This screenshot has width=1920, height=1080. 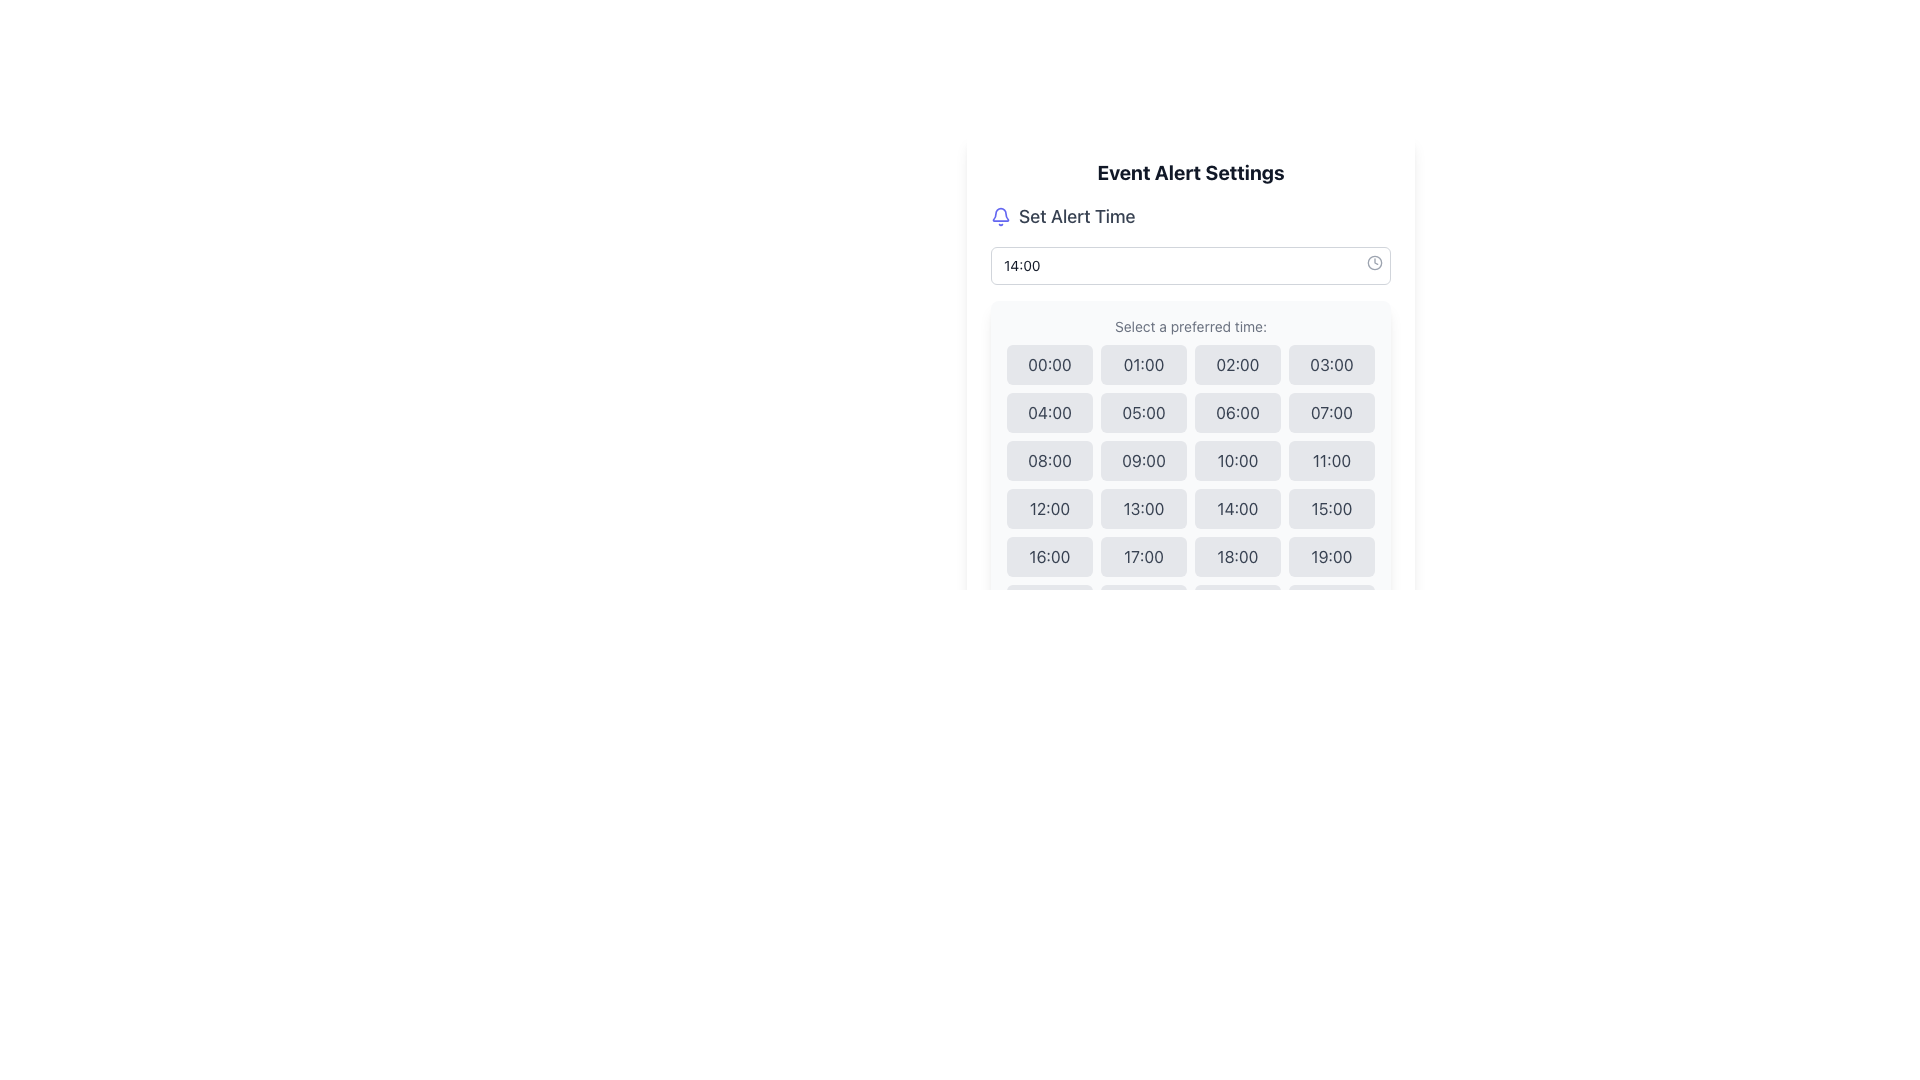 I want to click on the button for selecting '17:00', which is located in the fifth row and the second column of the time options grid, so click(x=1143, y=556).